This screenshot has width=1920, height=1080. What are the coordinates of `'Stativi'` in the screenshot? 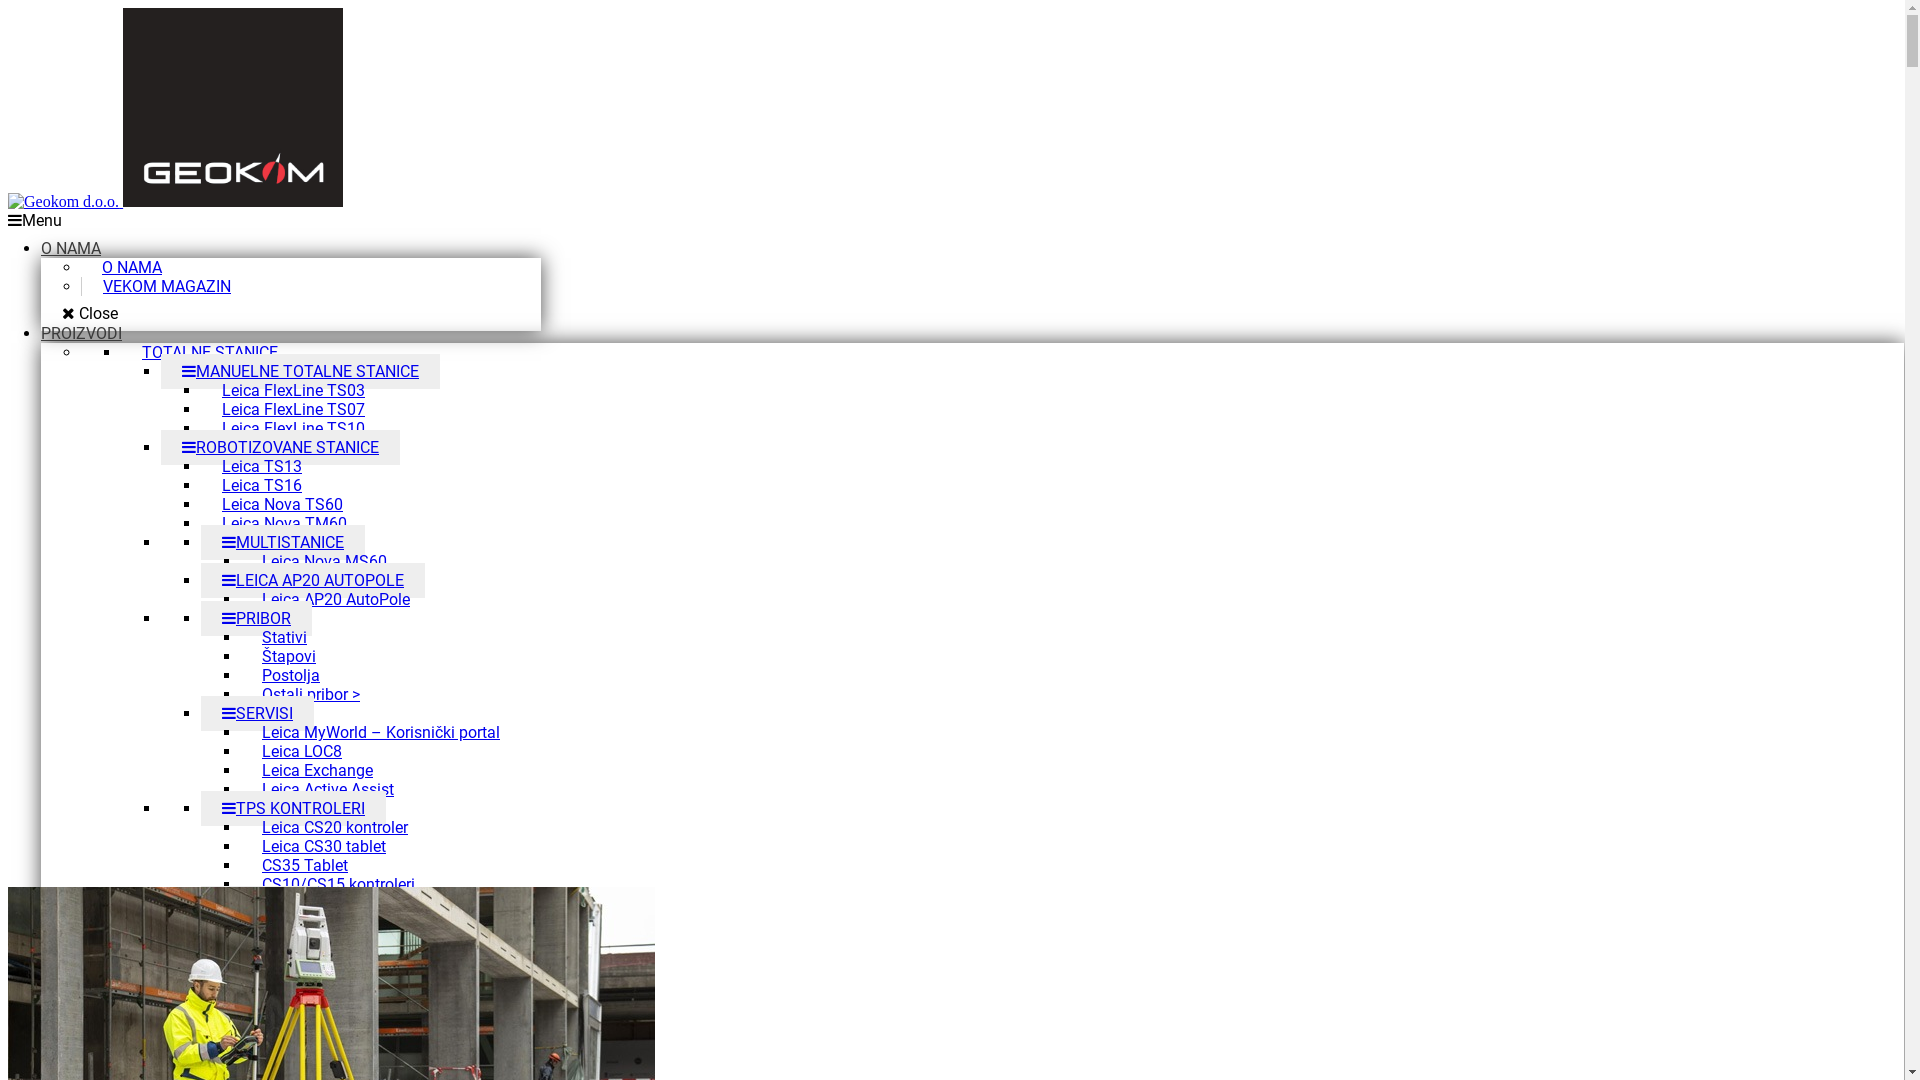 It's located at (283, 637).